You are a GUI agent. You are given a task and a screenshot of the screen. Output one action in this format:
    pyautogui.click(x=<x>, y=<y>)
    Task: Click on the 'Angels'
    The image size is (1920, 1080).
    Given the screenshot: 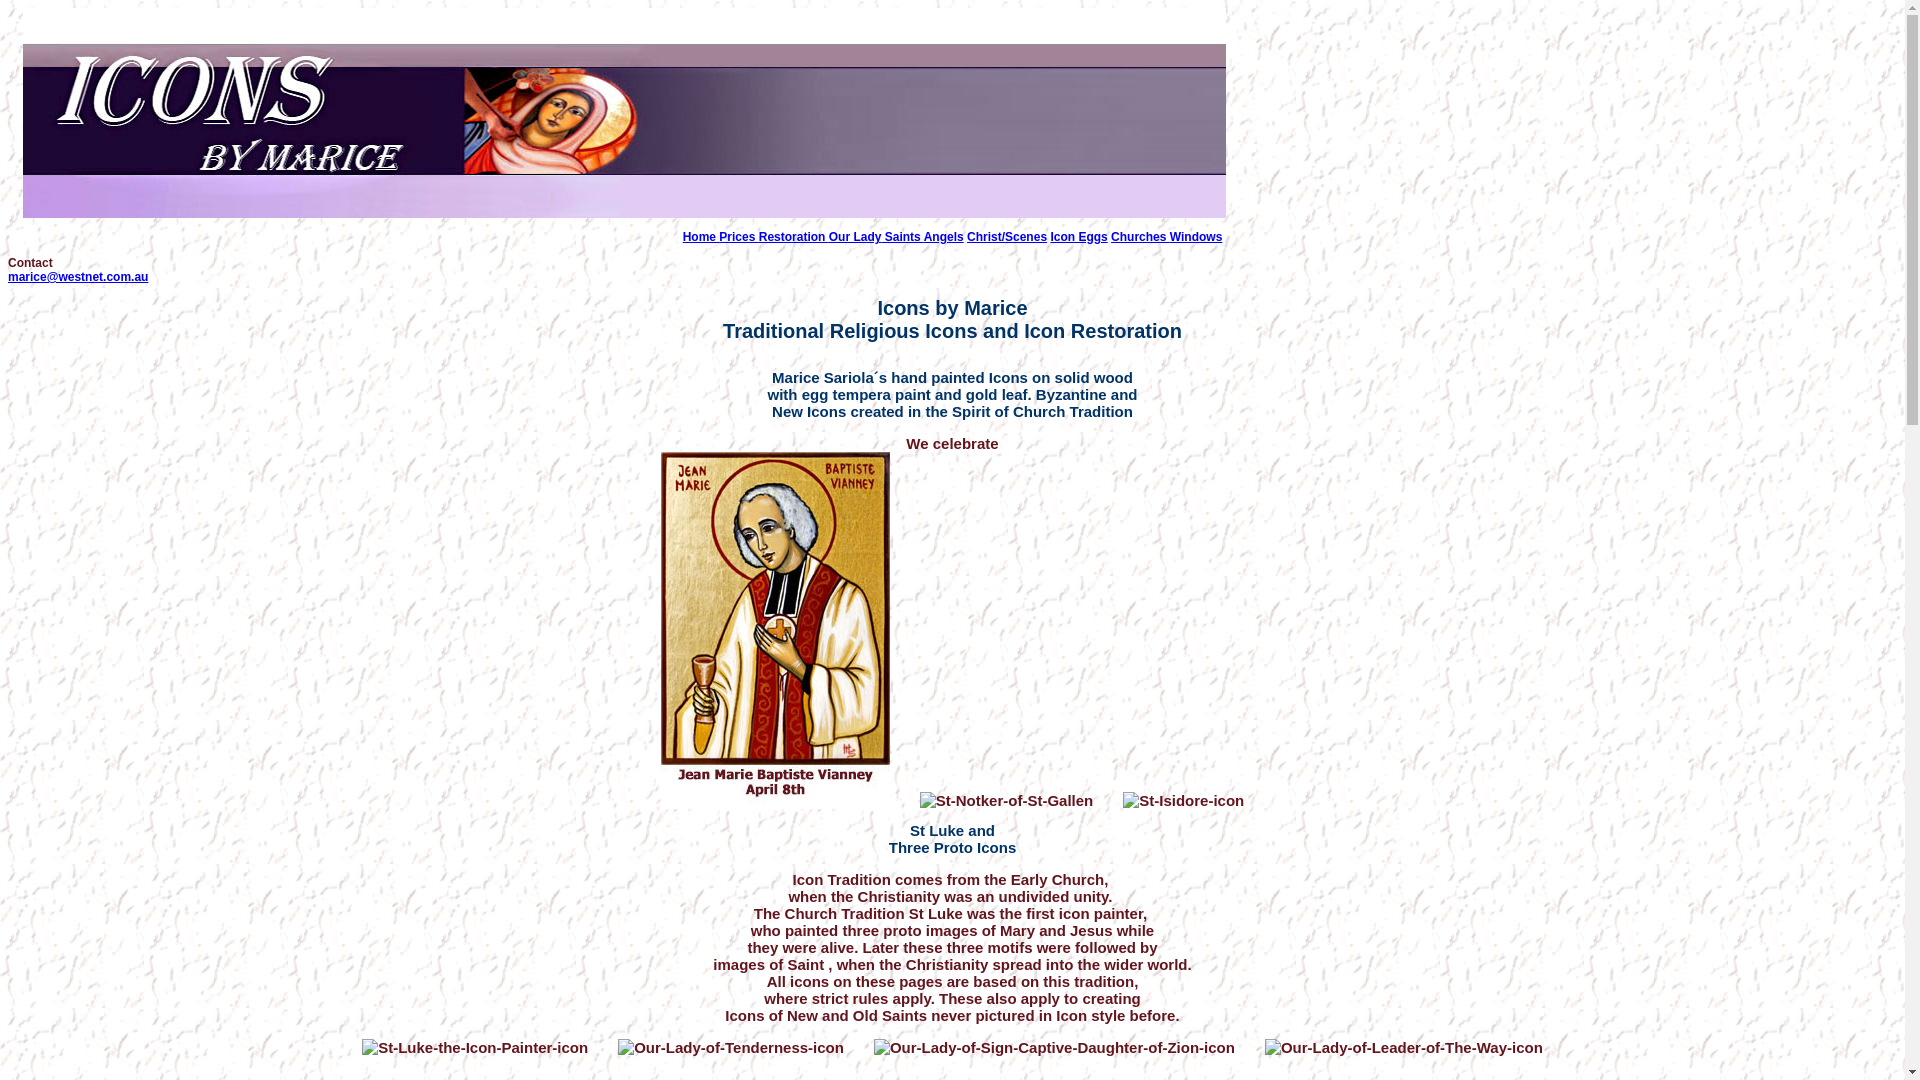 What is the action you would take?
    pyautogui.click(x=943, y=235)
    